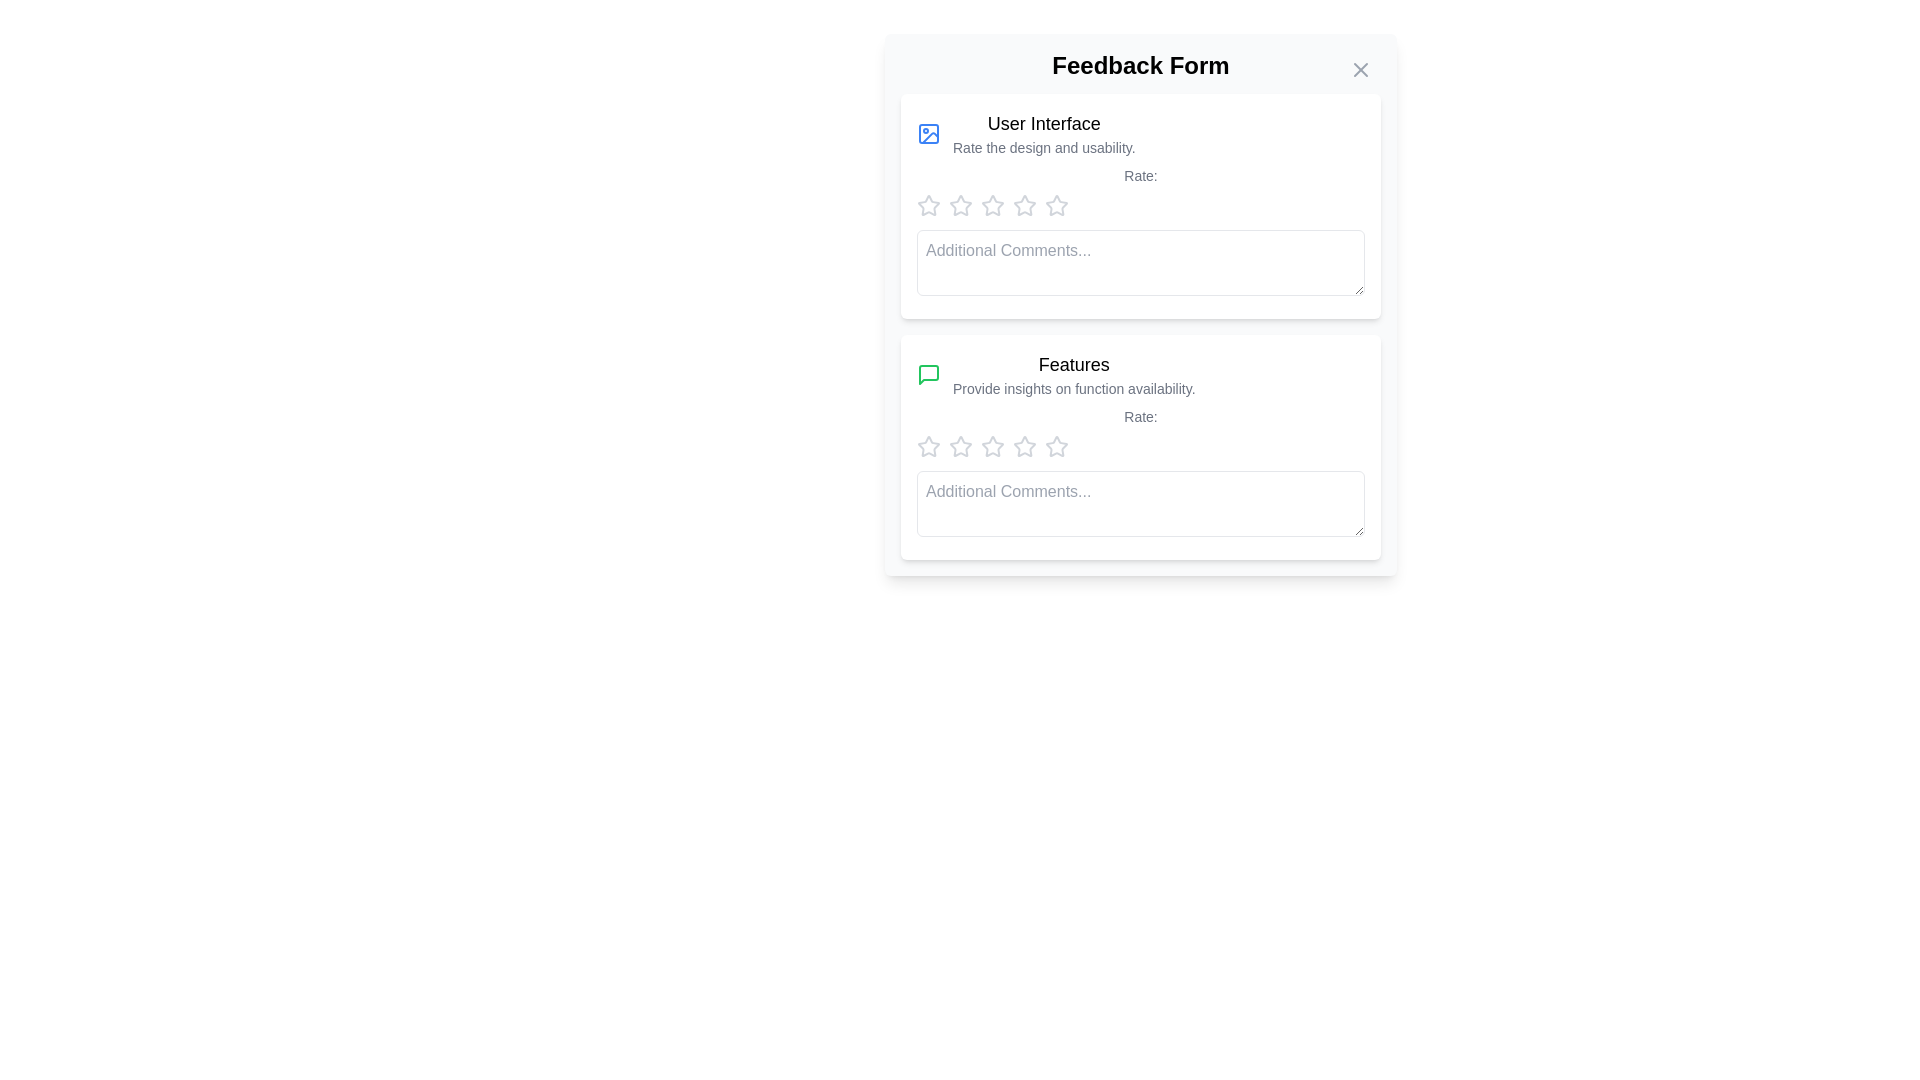 The width and height of the screenshot is (1920, 1080). Describe the element at coordinates (928, 374) in the screenshot. I see `the 'Features' section icon located in the top-left corner of the feedback section to visually identify its purpose` at that location.